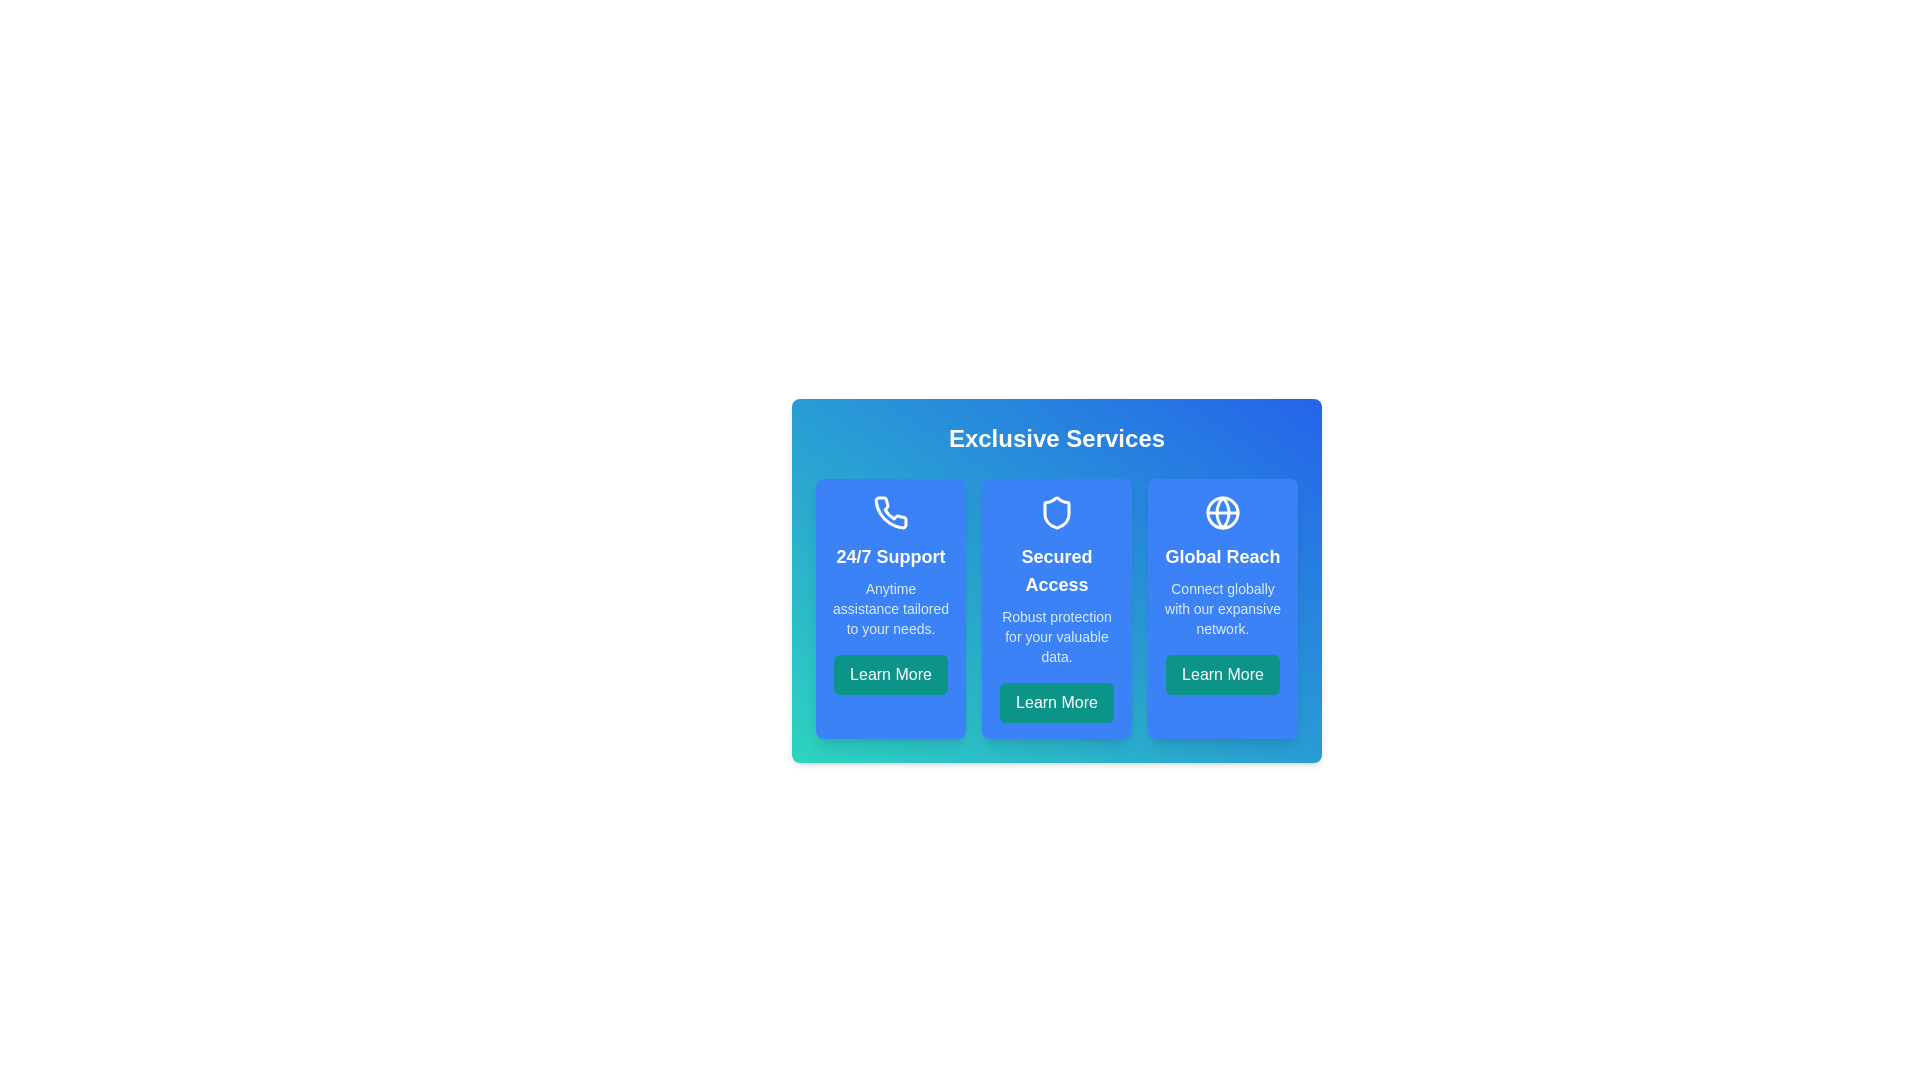  What do you see at coordinates (1055, 608) in the screenshot?
I see `the feature card labeled 'Secured Access' to observe the hover effect` at bounding box center [1055, 608].